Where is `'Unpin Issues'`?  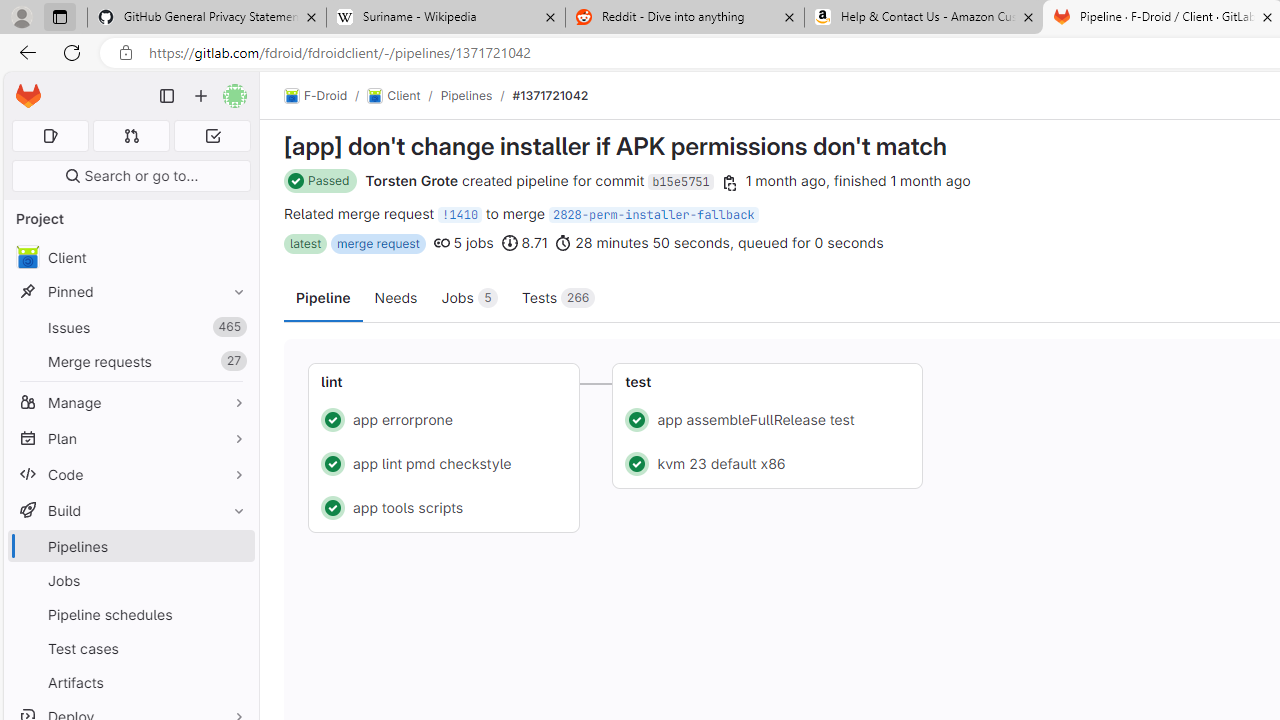
'Unpin Issues' is located at coordinates (234, 326).